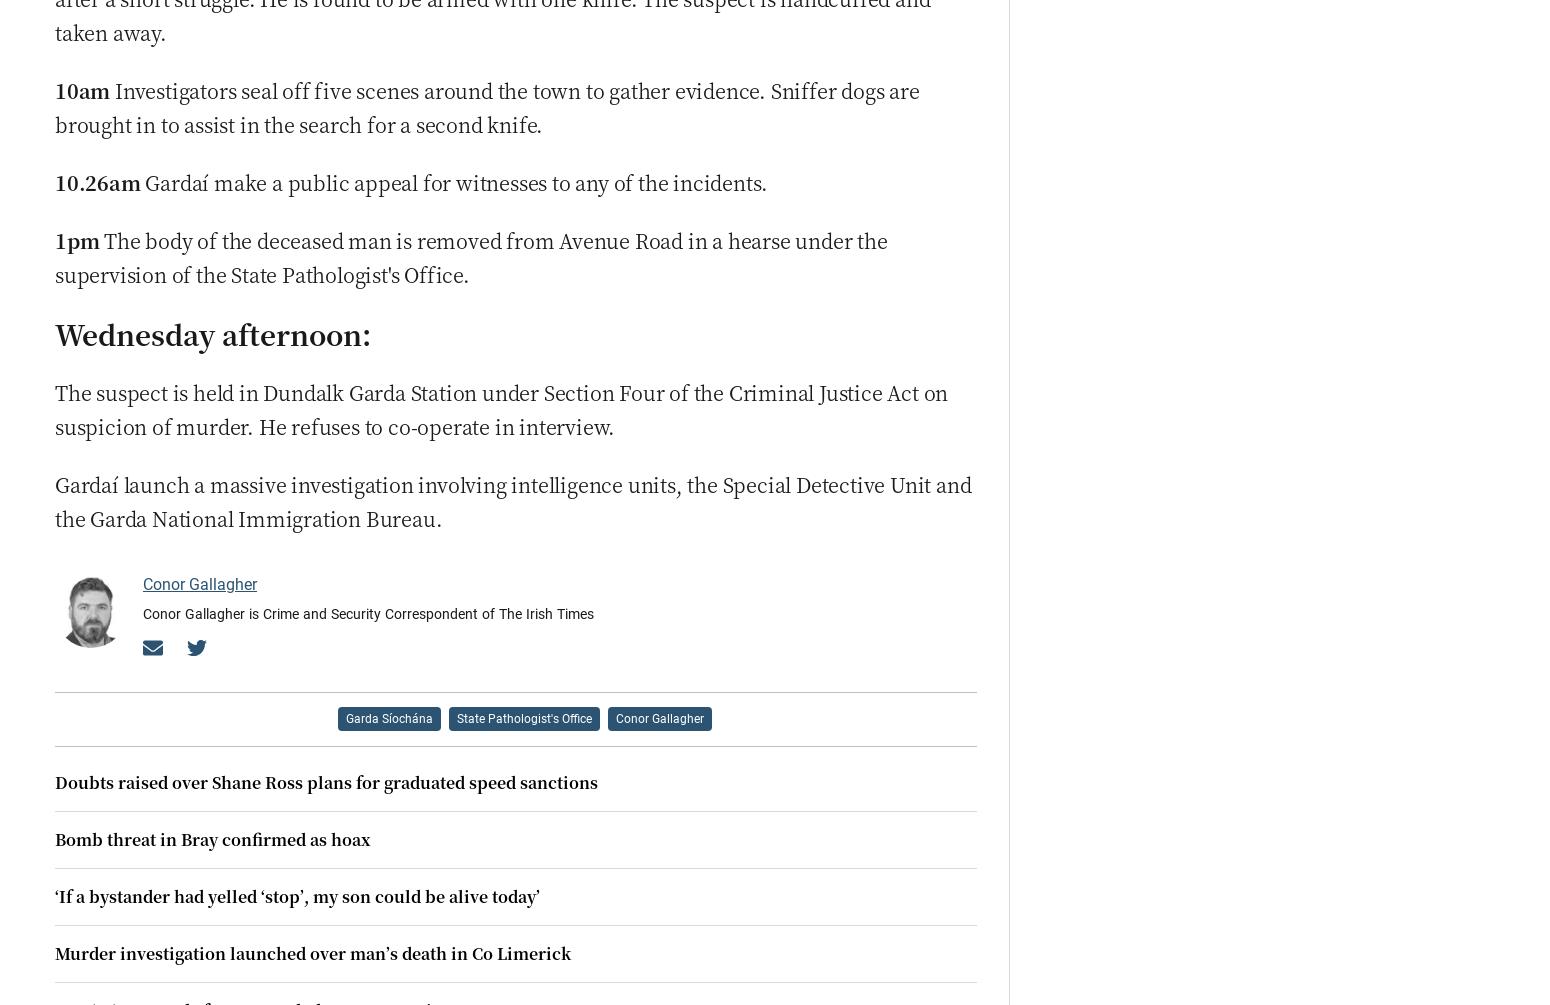  What do you see at coordinates (456, 180) in the screenshot?
I see `'Gardaí make a public appeal for witnesses to any of the incidents.'` at bounding box center [456, 180].